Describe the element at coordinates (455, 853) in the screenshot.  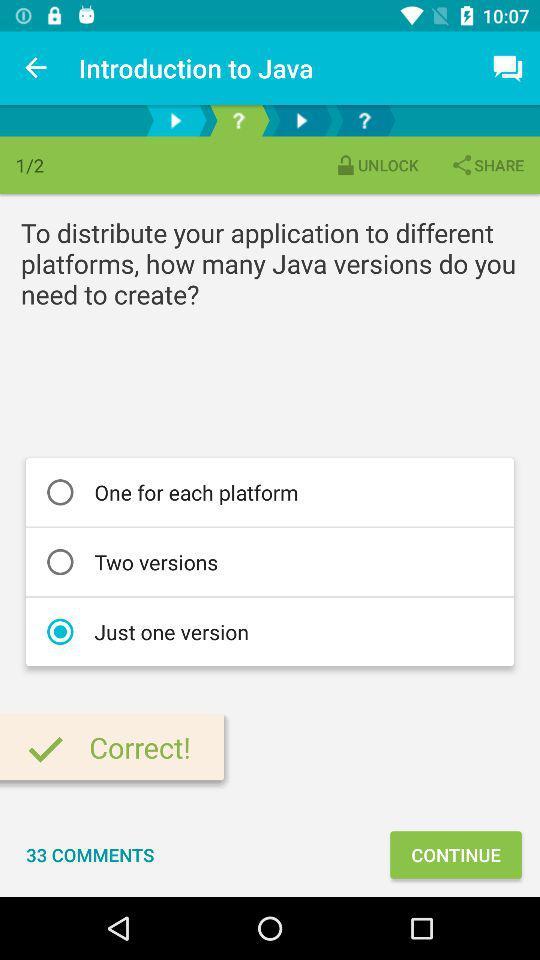
I see `the item to the right of the 33 comments icon` at that location.